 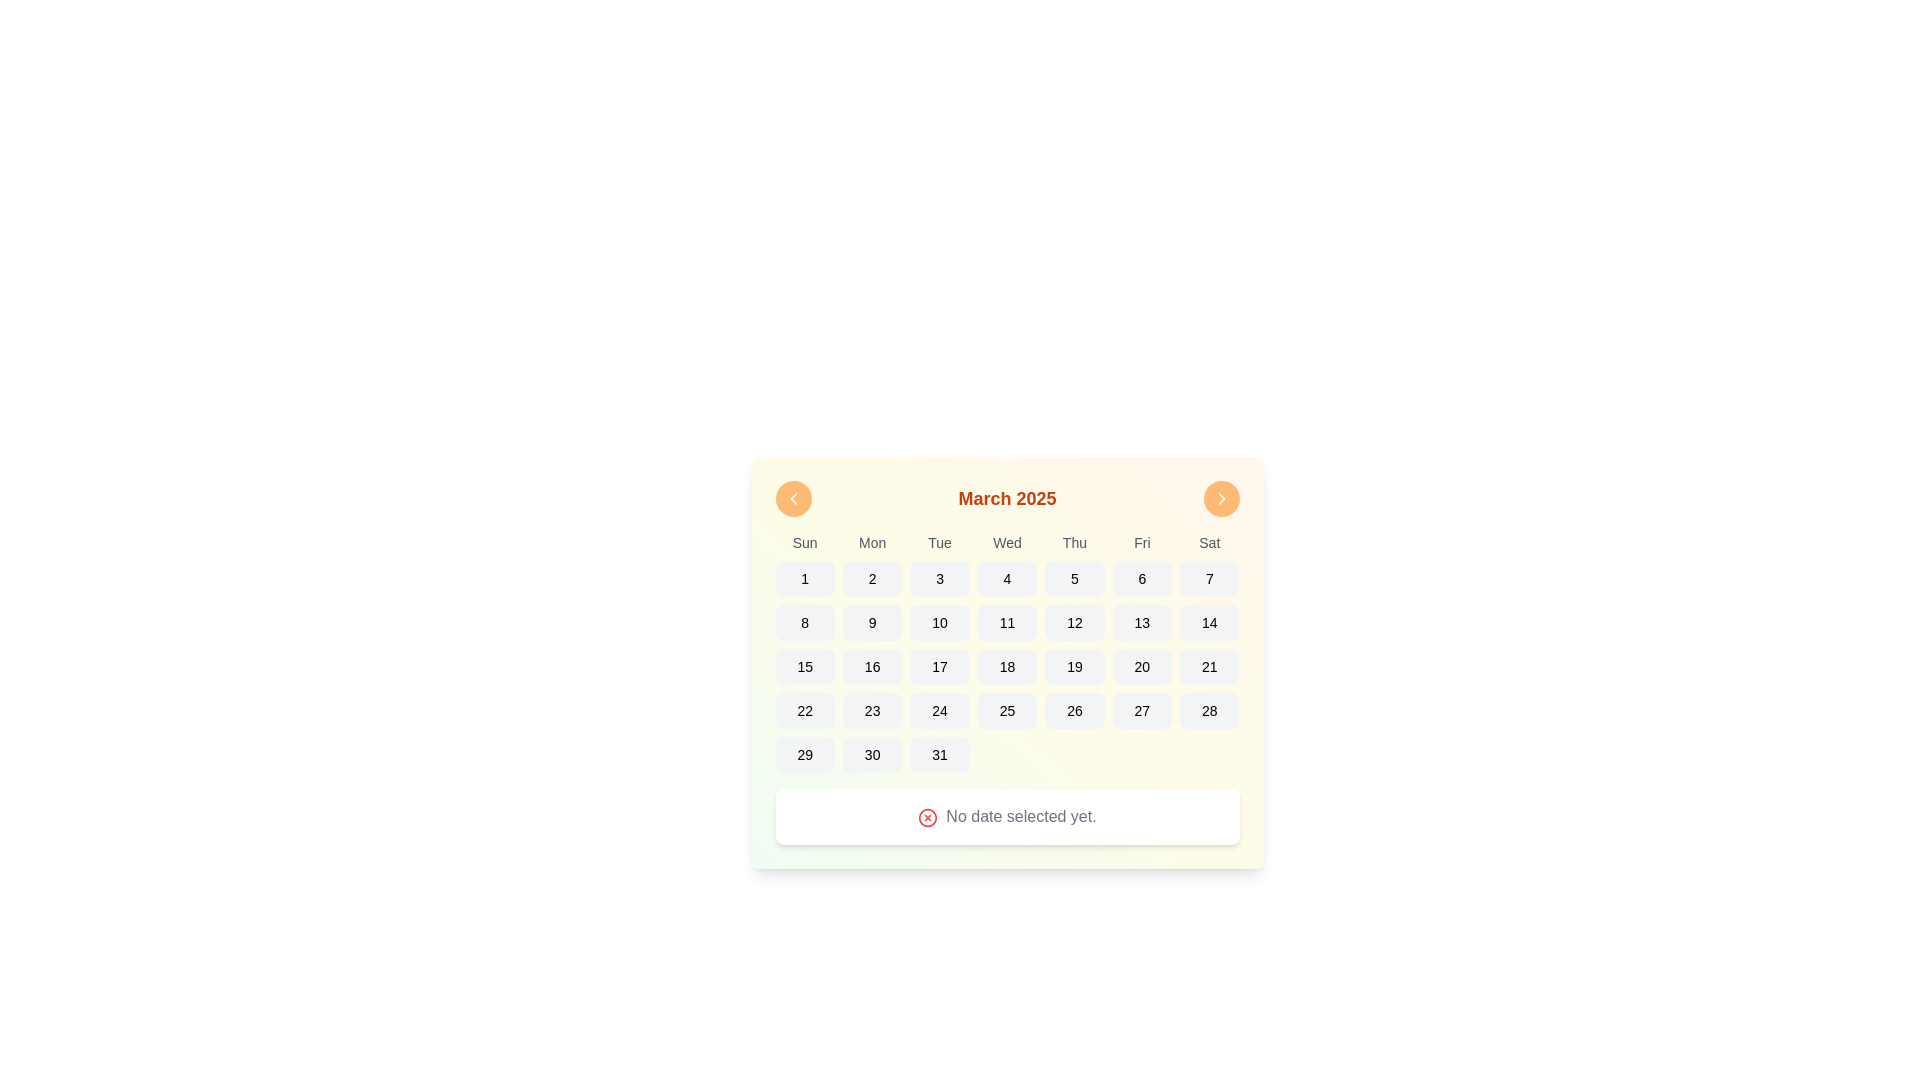 I want to click on the Interactive calendar date button displaying the number '2' located in the first row under the 'Mon' header, so click(x=872, y=578).